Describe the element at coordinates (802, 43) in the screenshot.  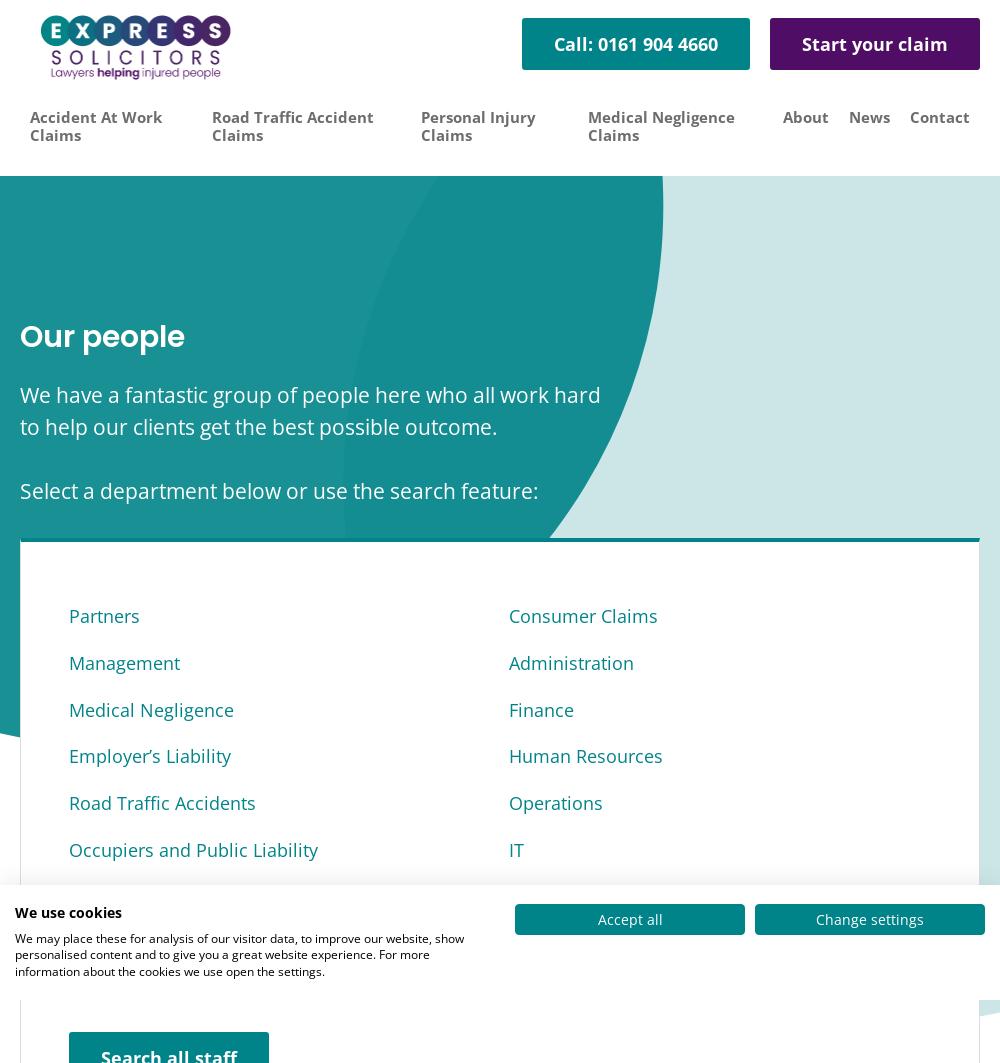
I see `'Start your claim'` at that location.